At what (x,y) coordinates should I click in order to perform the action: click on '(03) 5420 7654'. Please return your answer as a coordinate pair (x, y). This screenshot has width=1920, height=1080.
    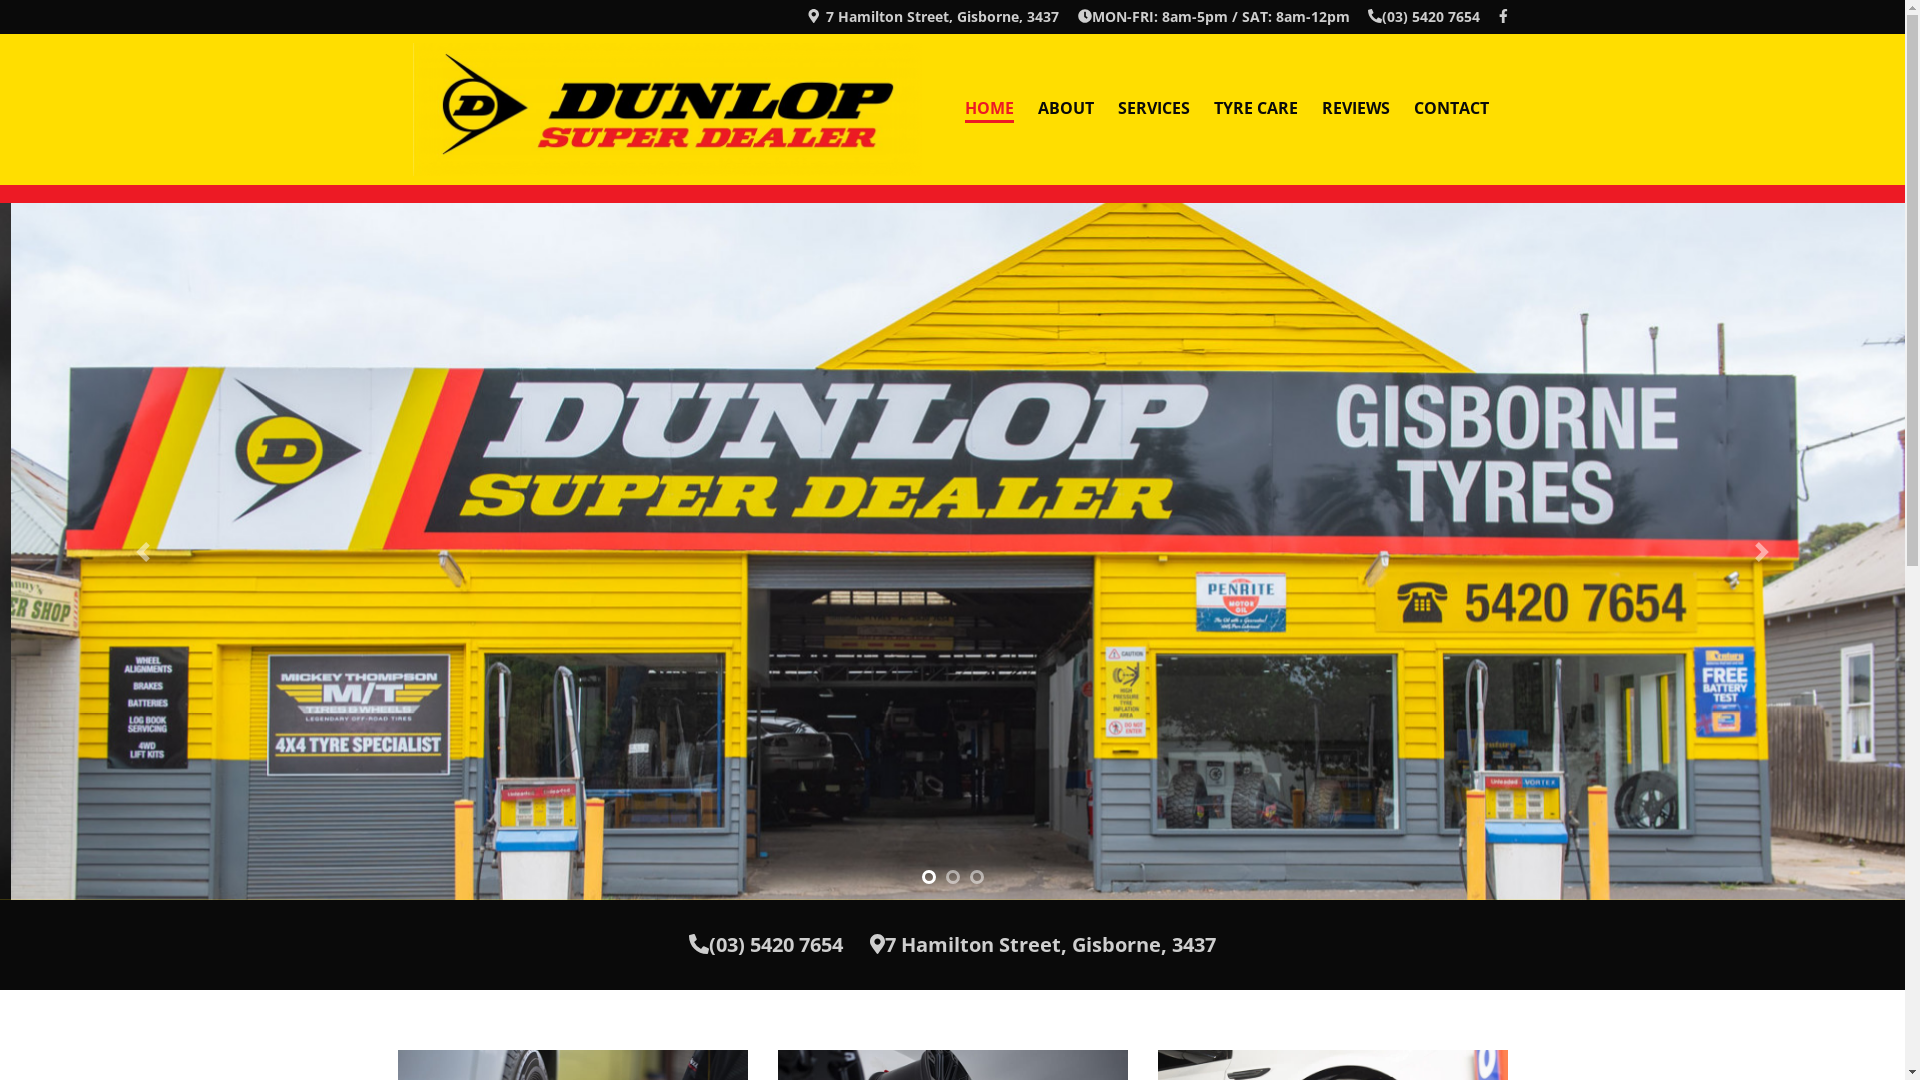
    Looking at the image, I should click on (1367, 16).